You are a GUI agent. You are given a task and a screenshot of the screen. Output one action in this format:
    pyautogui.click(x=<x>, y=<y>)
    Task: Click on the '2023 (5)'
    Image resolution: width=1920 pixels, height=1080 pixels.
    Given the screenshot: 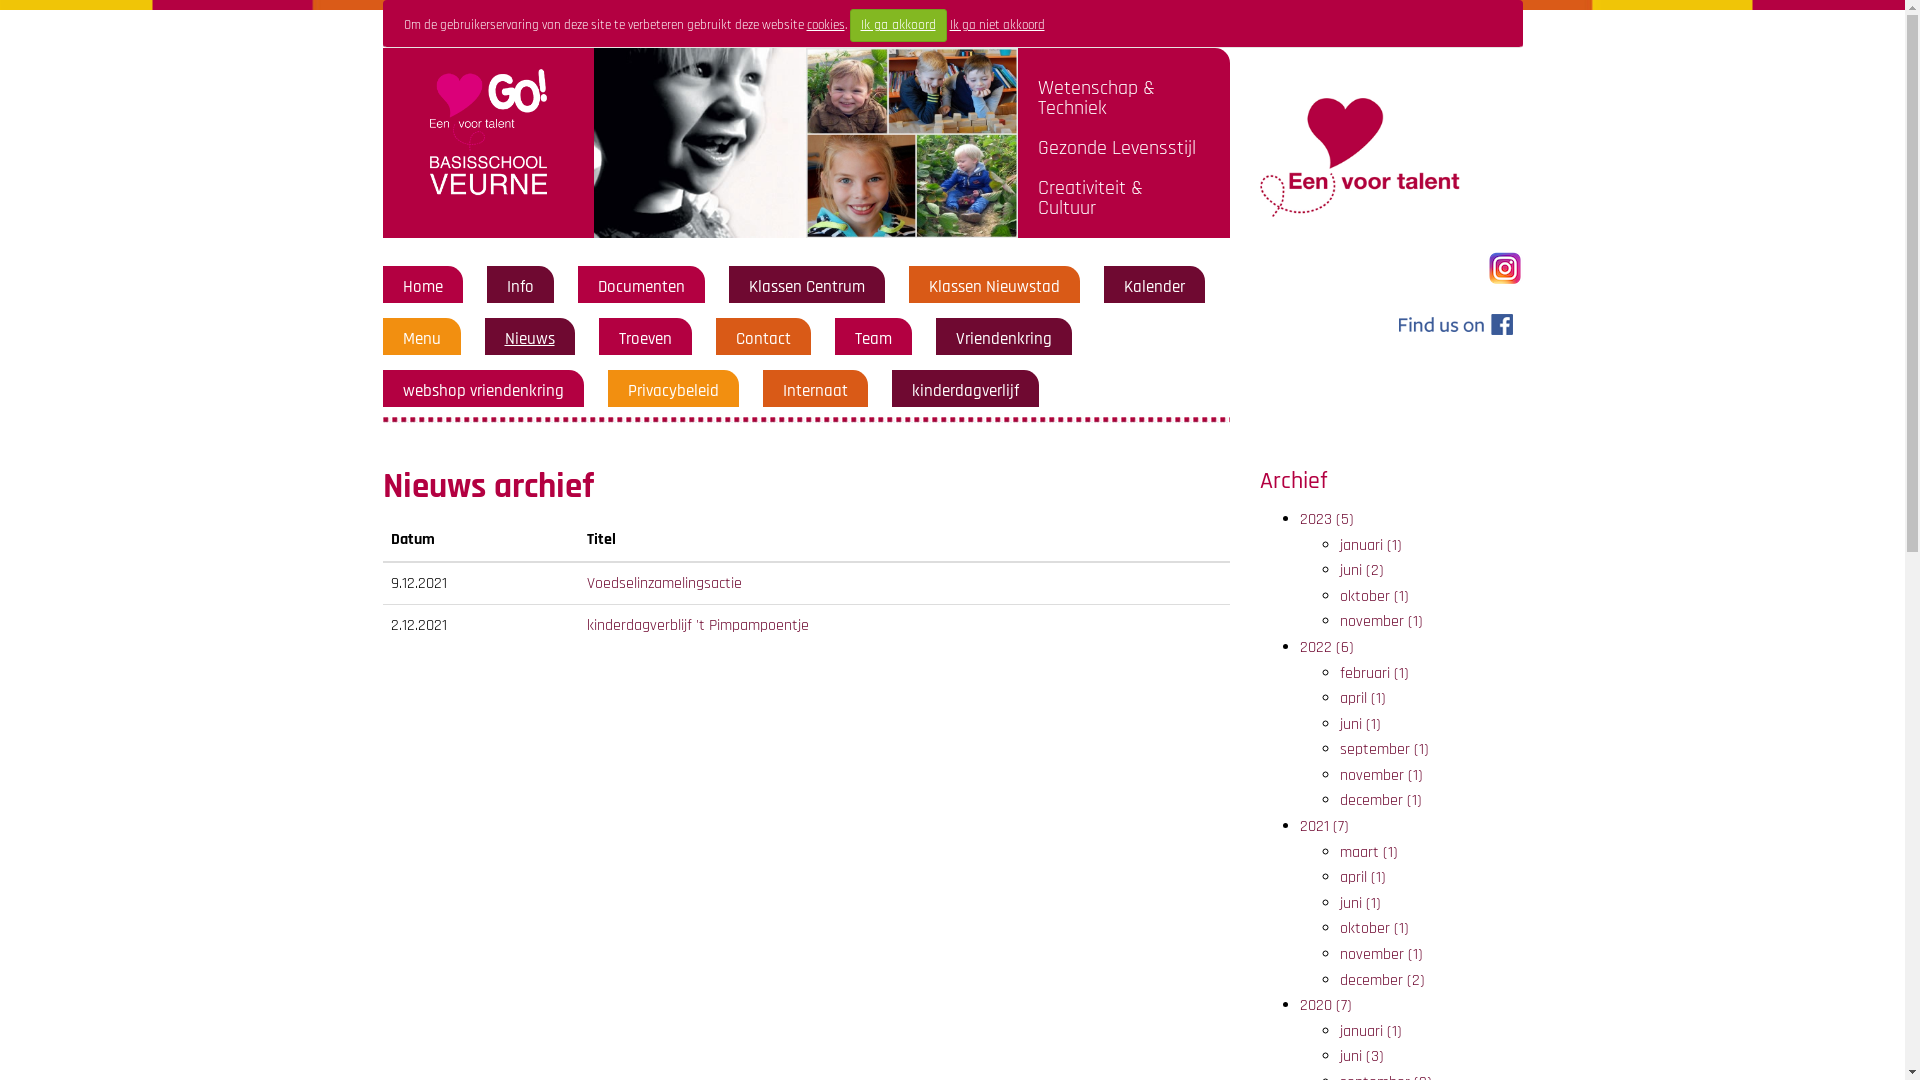 What is the action you would take?
    pyautogui.click(x=1326, y=518)
    